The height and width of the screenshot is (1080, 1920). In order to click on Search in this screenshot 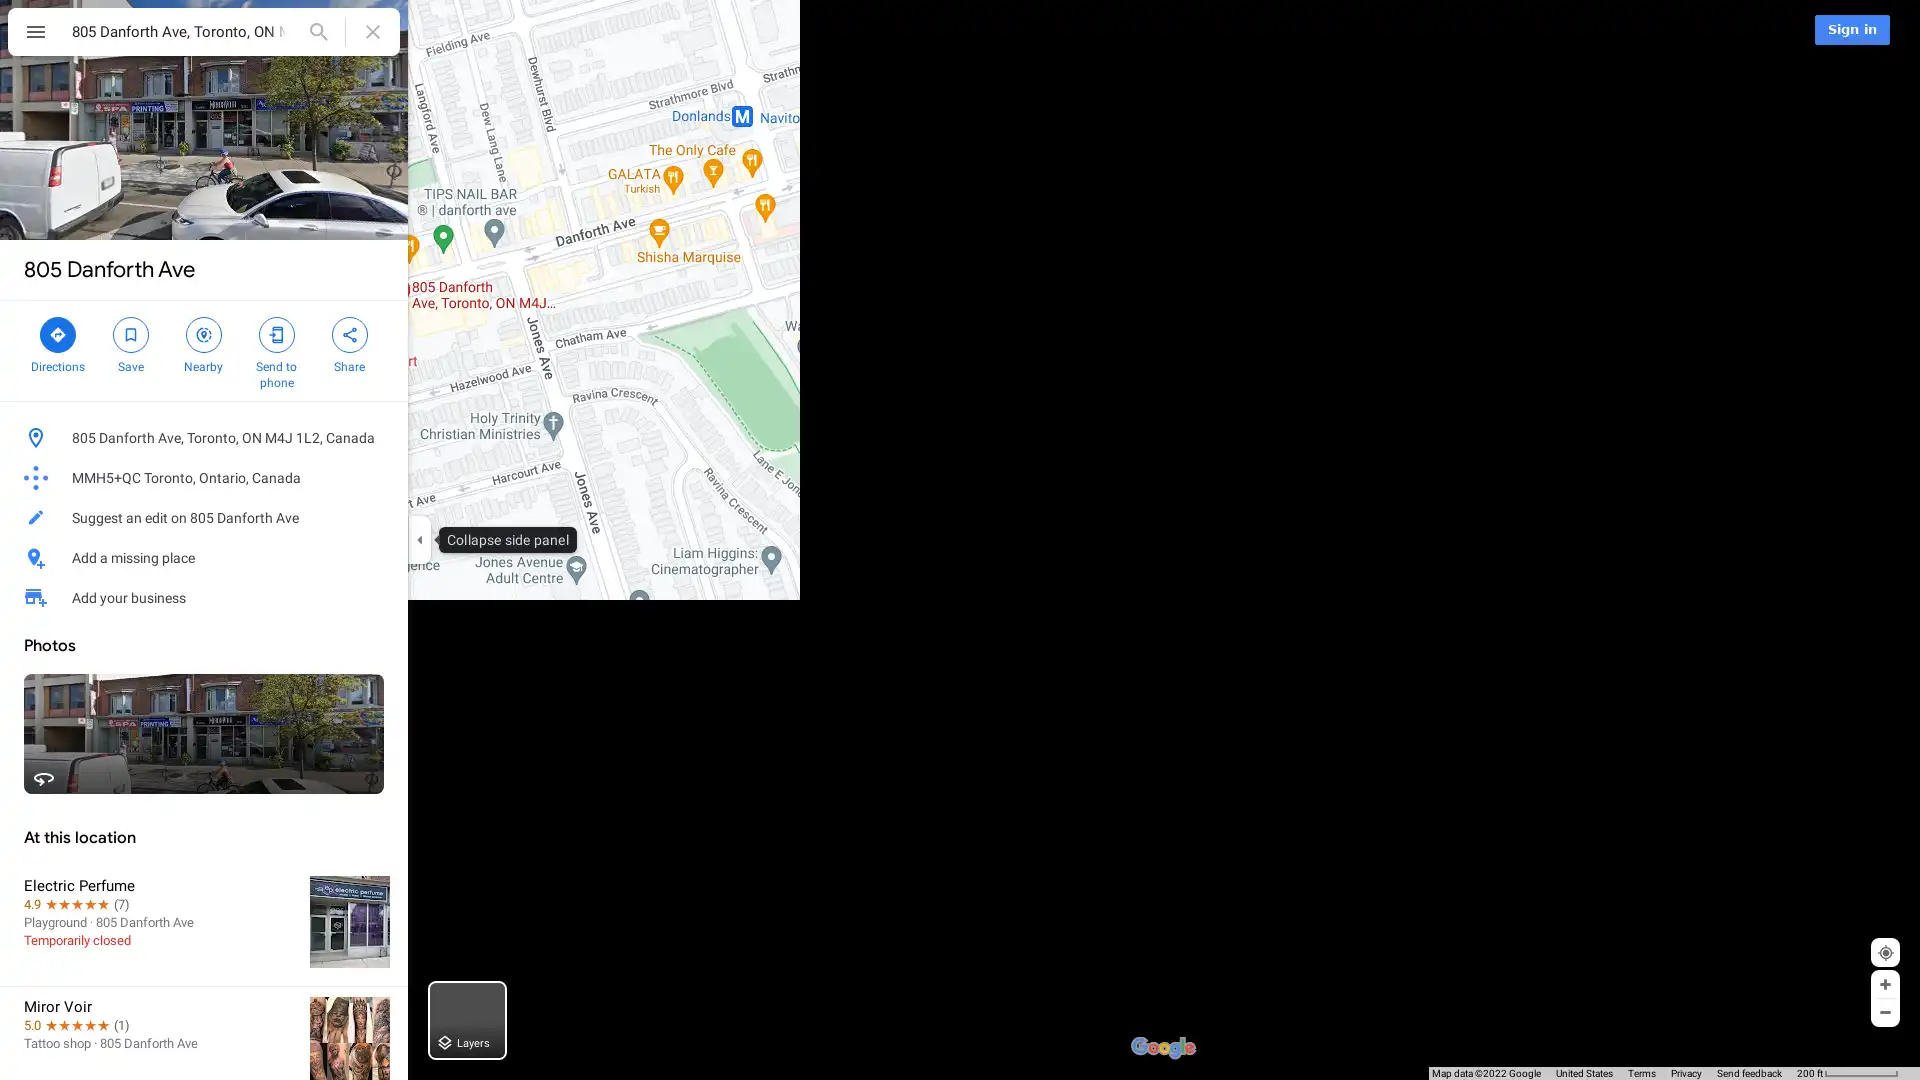, I will do `click(317, 31)`.